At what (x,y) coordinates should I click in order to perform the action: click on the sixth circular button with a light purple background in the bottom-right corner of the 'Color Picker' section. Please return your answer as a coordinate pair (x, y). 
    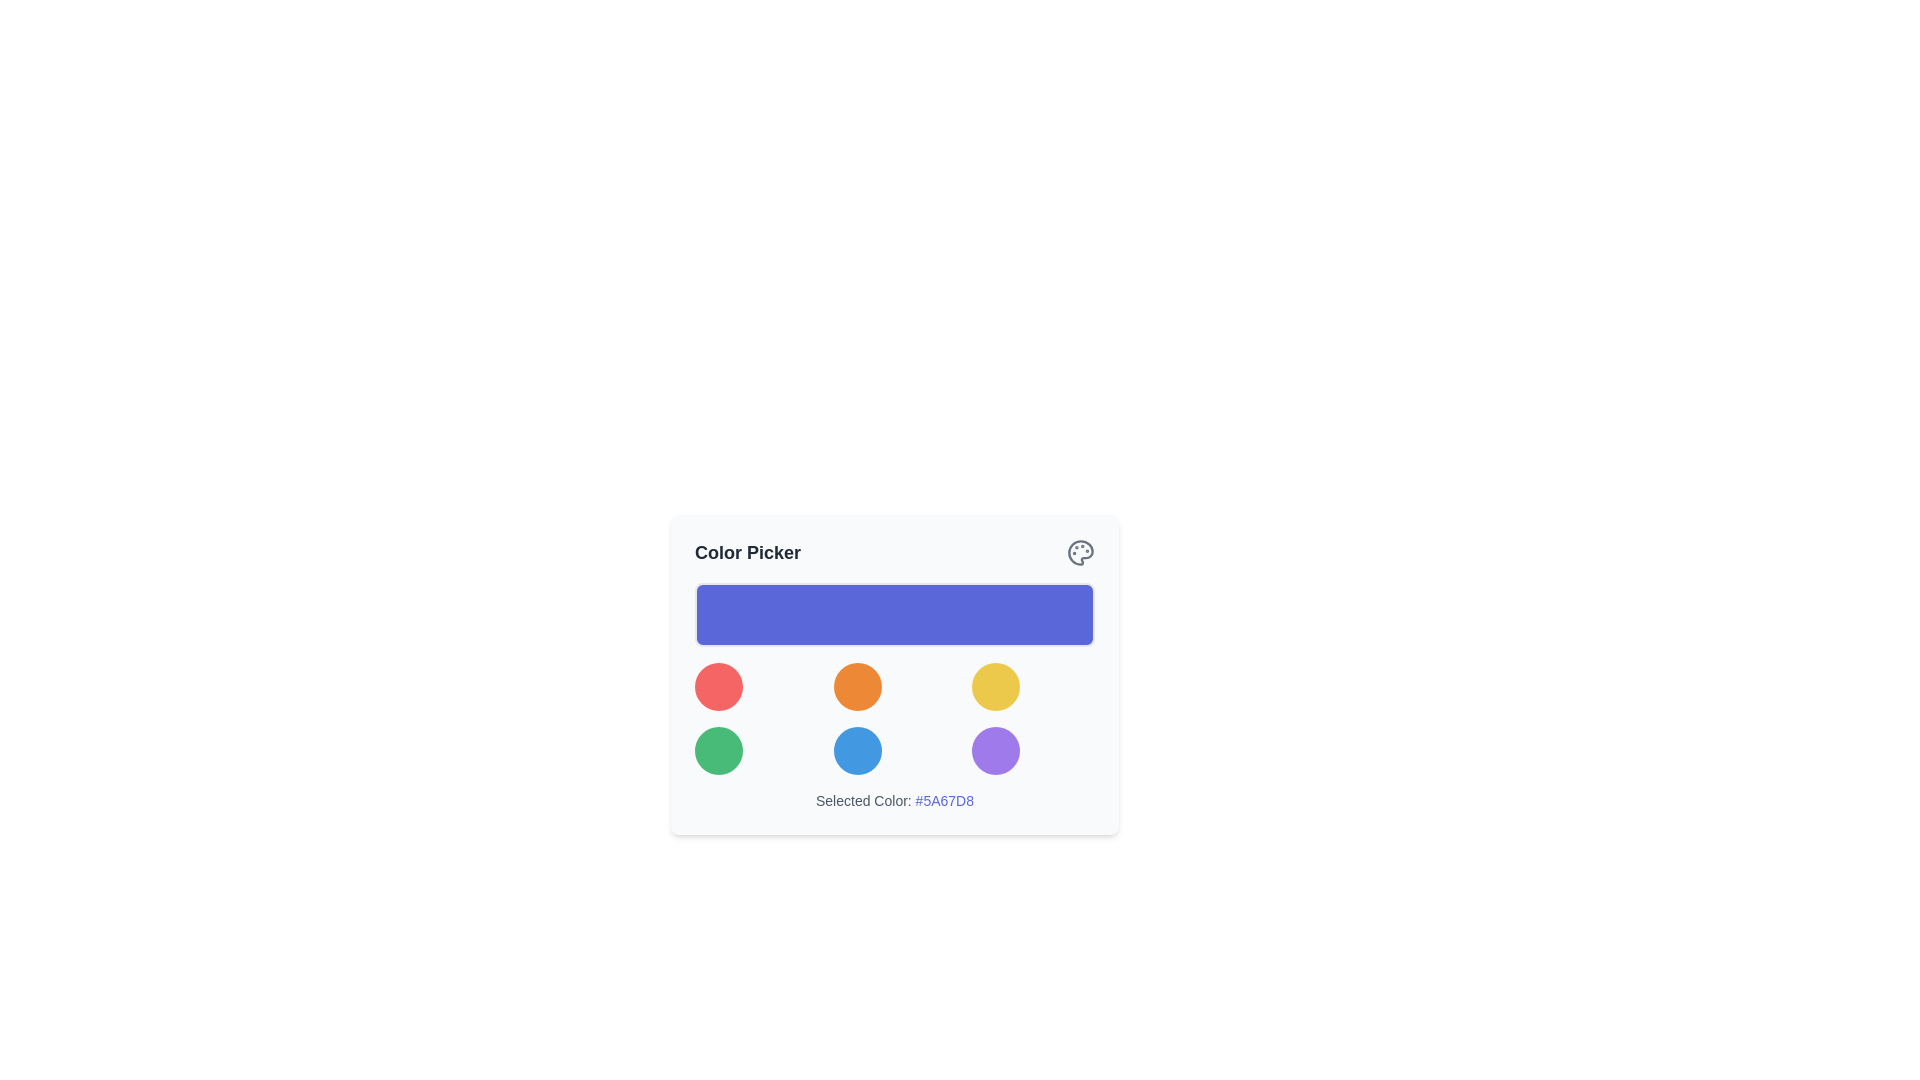
    Looking at the image, I should click on (996, 751).